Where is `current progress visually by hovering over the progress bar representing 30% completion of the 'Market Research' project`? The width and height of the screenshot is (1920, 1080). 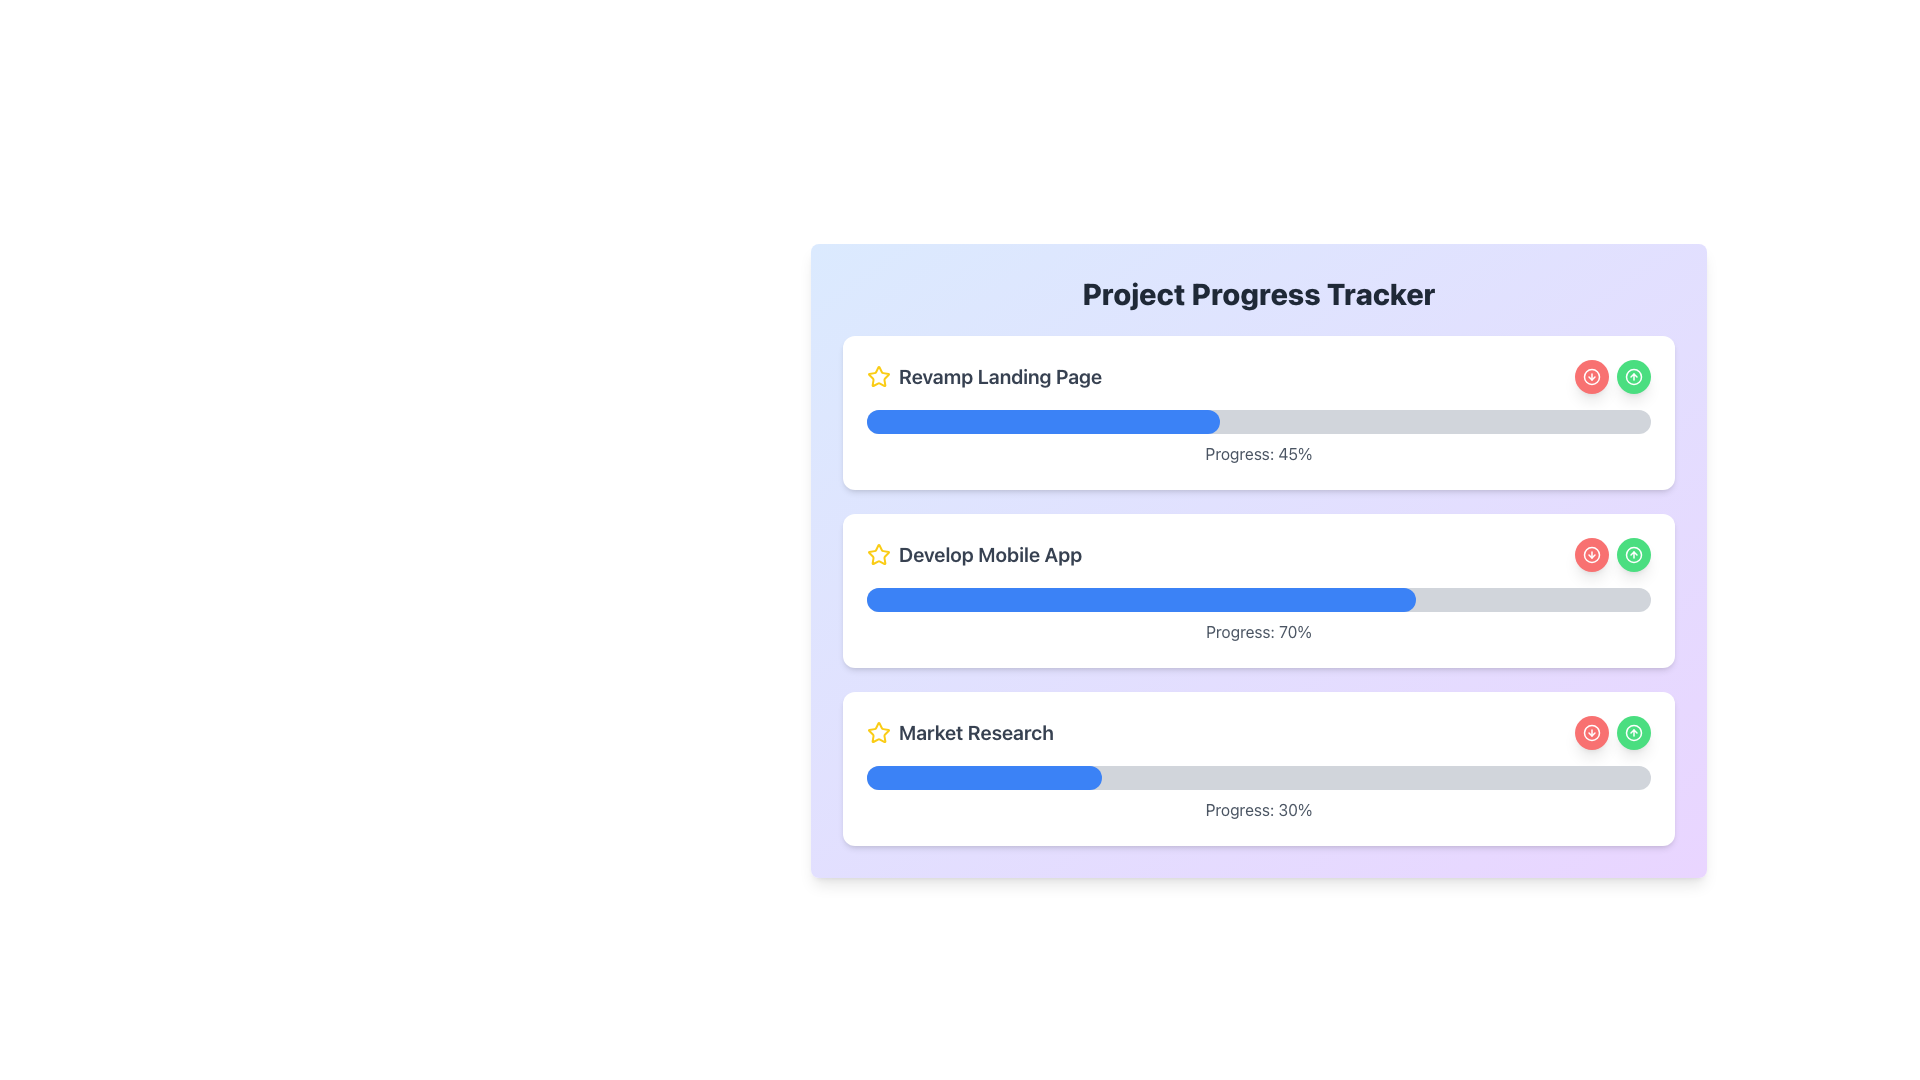
current progress visually by hovering over the progress bar representing 30% completion of the 'Market Research' project is located at coordinates (1257, 777).